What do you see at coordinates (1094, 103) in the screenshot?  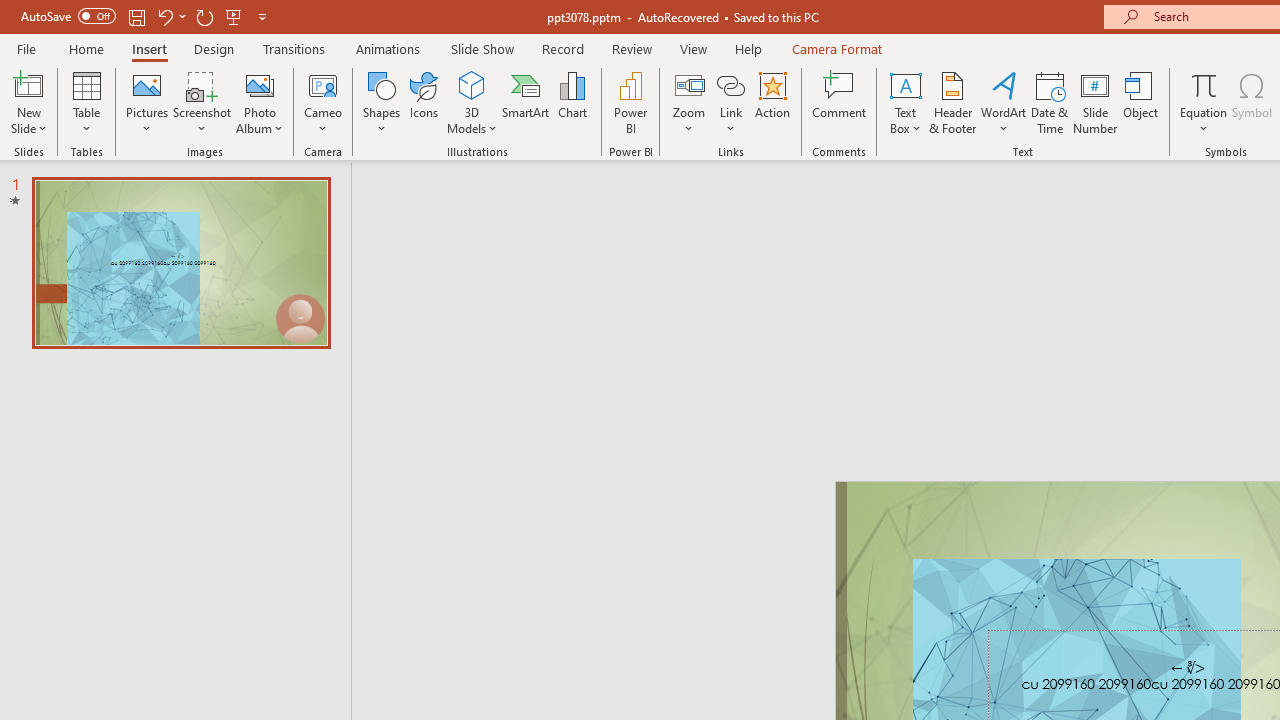 I see `'Slide Number'` at bounding box center [1094, 103].